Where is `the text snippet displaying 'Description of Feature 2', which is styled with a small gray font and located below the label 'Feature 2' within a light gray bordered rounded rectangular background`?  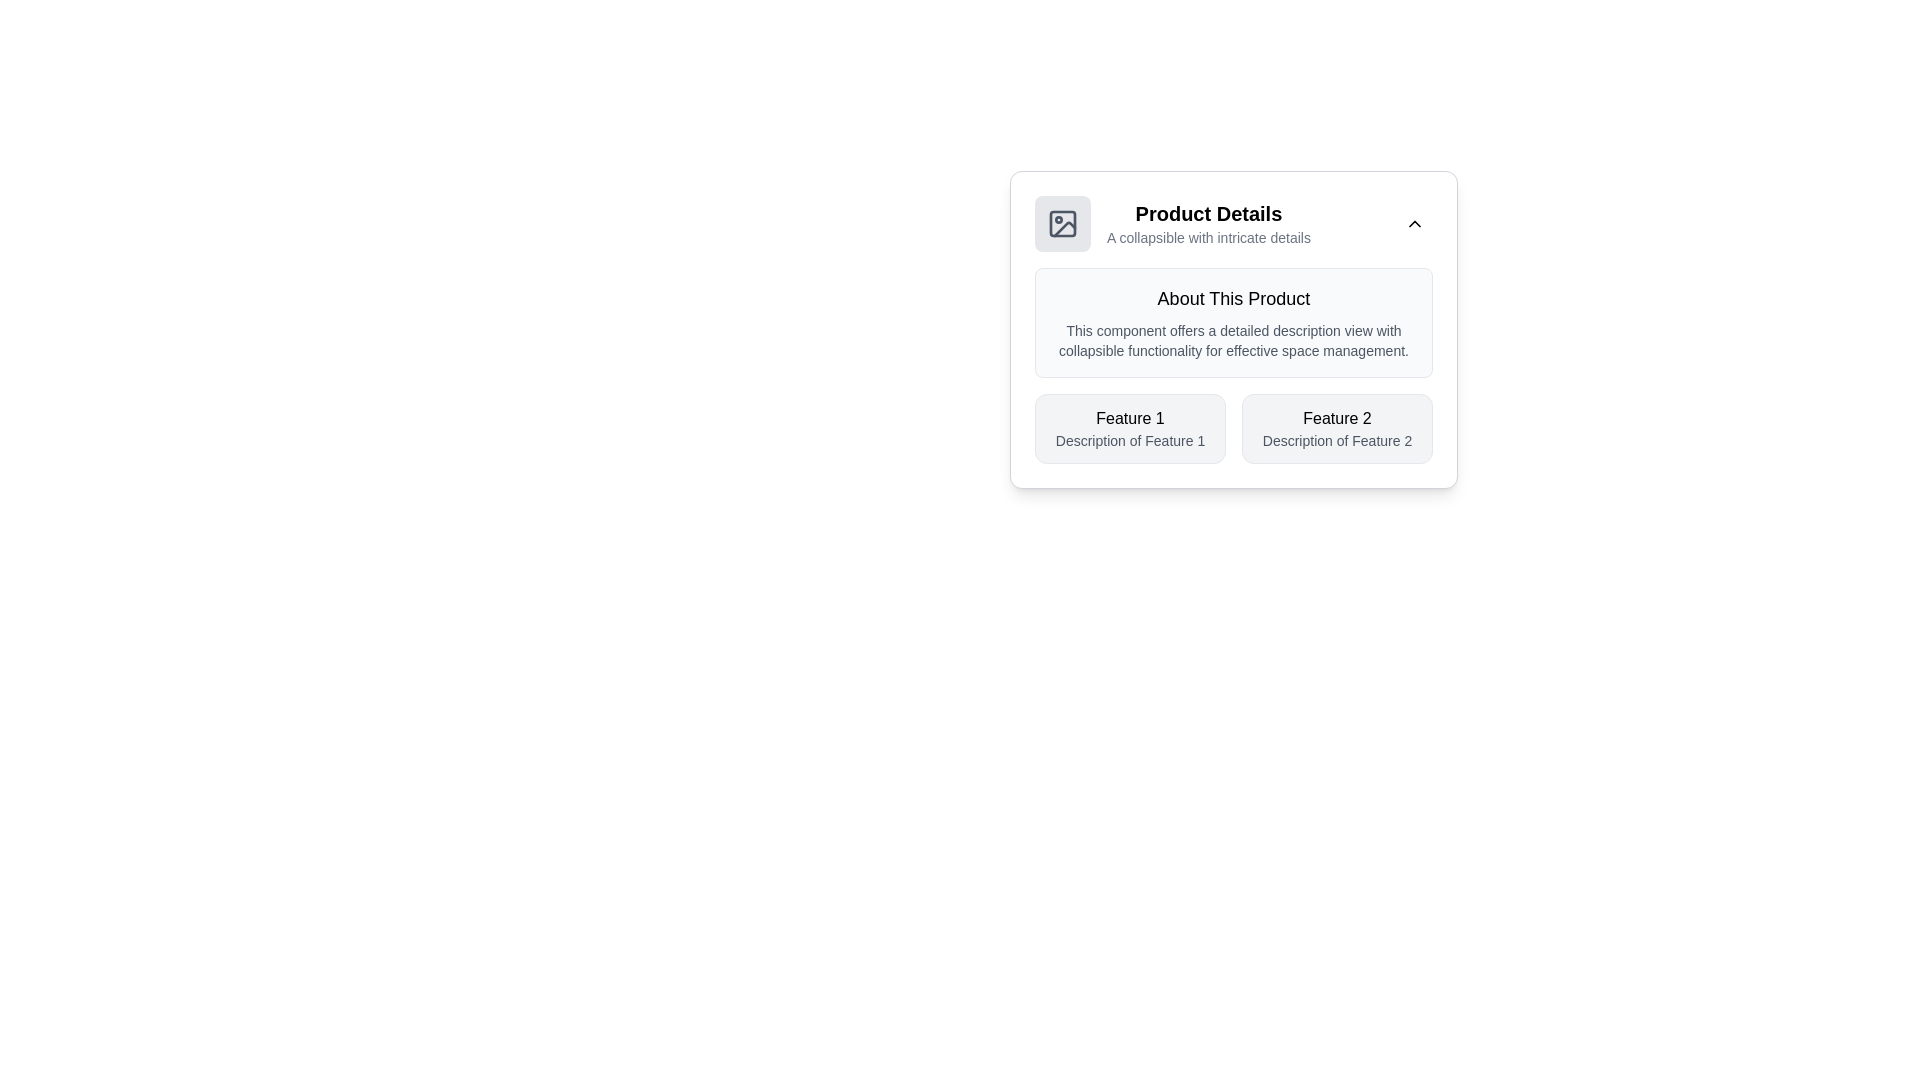 the text snippet displaying 'Description of Feature 2', which is styled with a small gray font and located below the label 'Feature 2' within a light gray bordered rounded rectangular background is located at coordinates (1337, 439).